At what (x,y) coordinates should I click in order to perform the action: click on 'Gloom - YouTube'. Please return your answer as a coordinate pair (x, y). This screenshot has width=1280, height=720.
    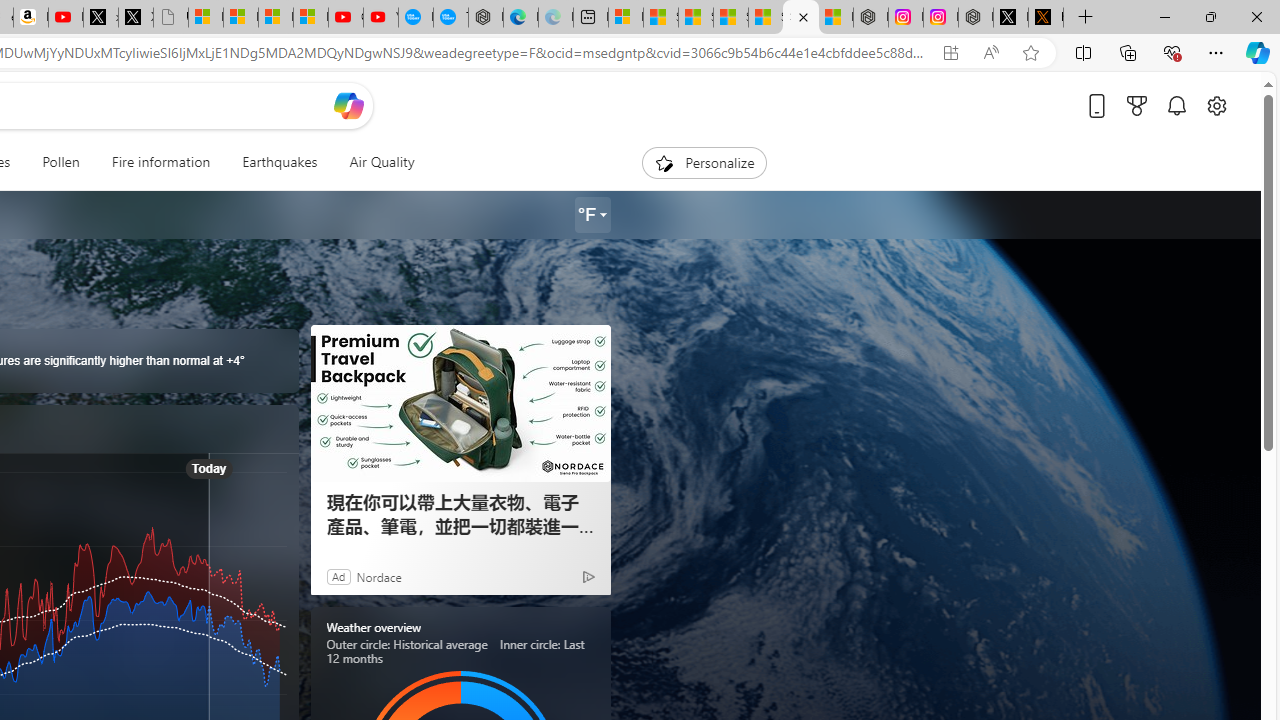
    Looking at the image, I should click on (346, 17).